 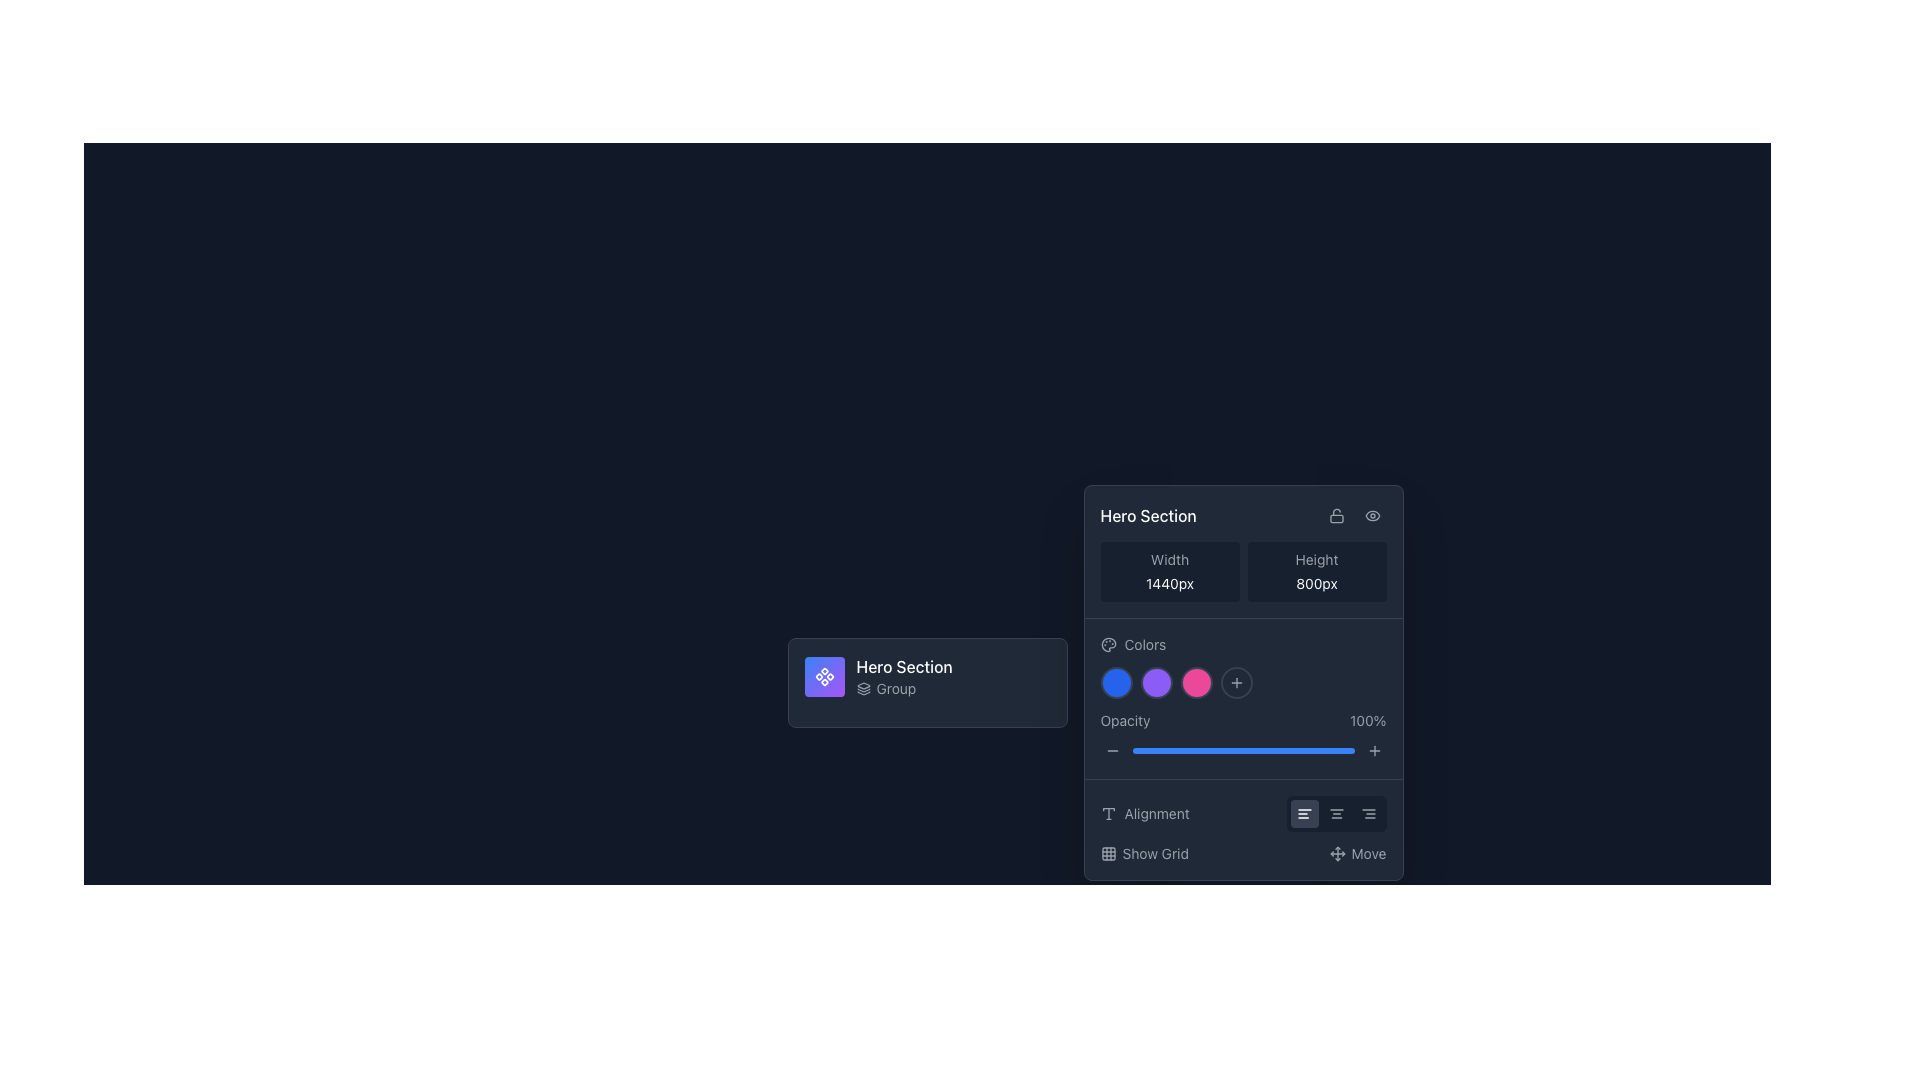 I want to click on the second circular button with a purple fill and black border, located in the horizontal row of buttons near the center-right of the interface, so click(x=1156, y=681).